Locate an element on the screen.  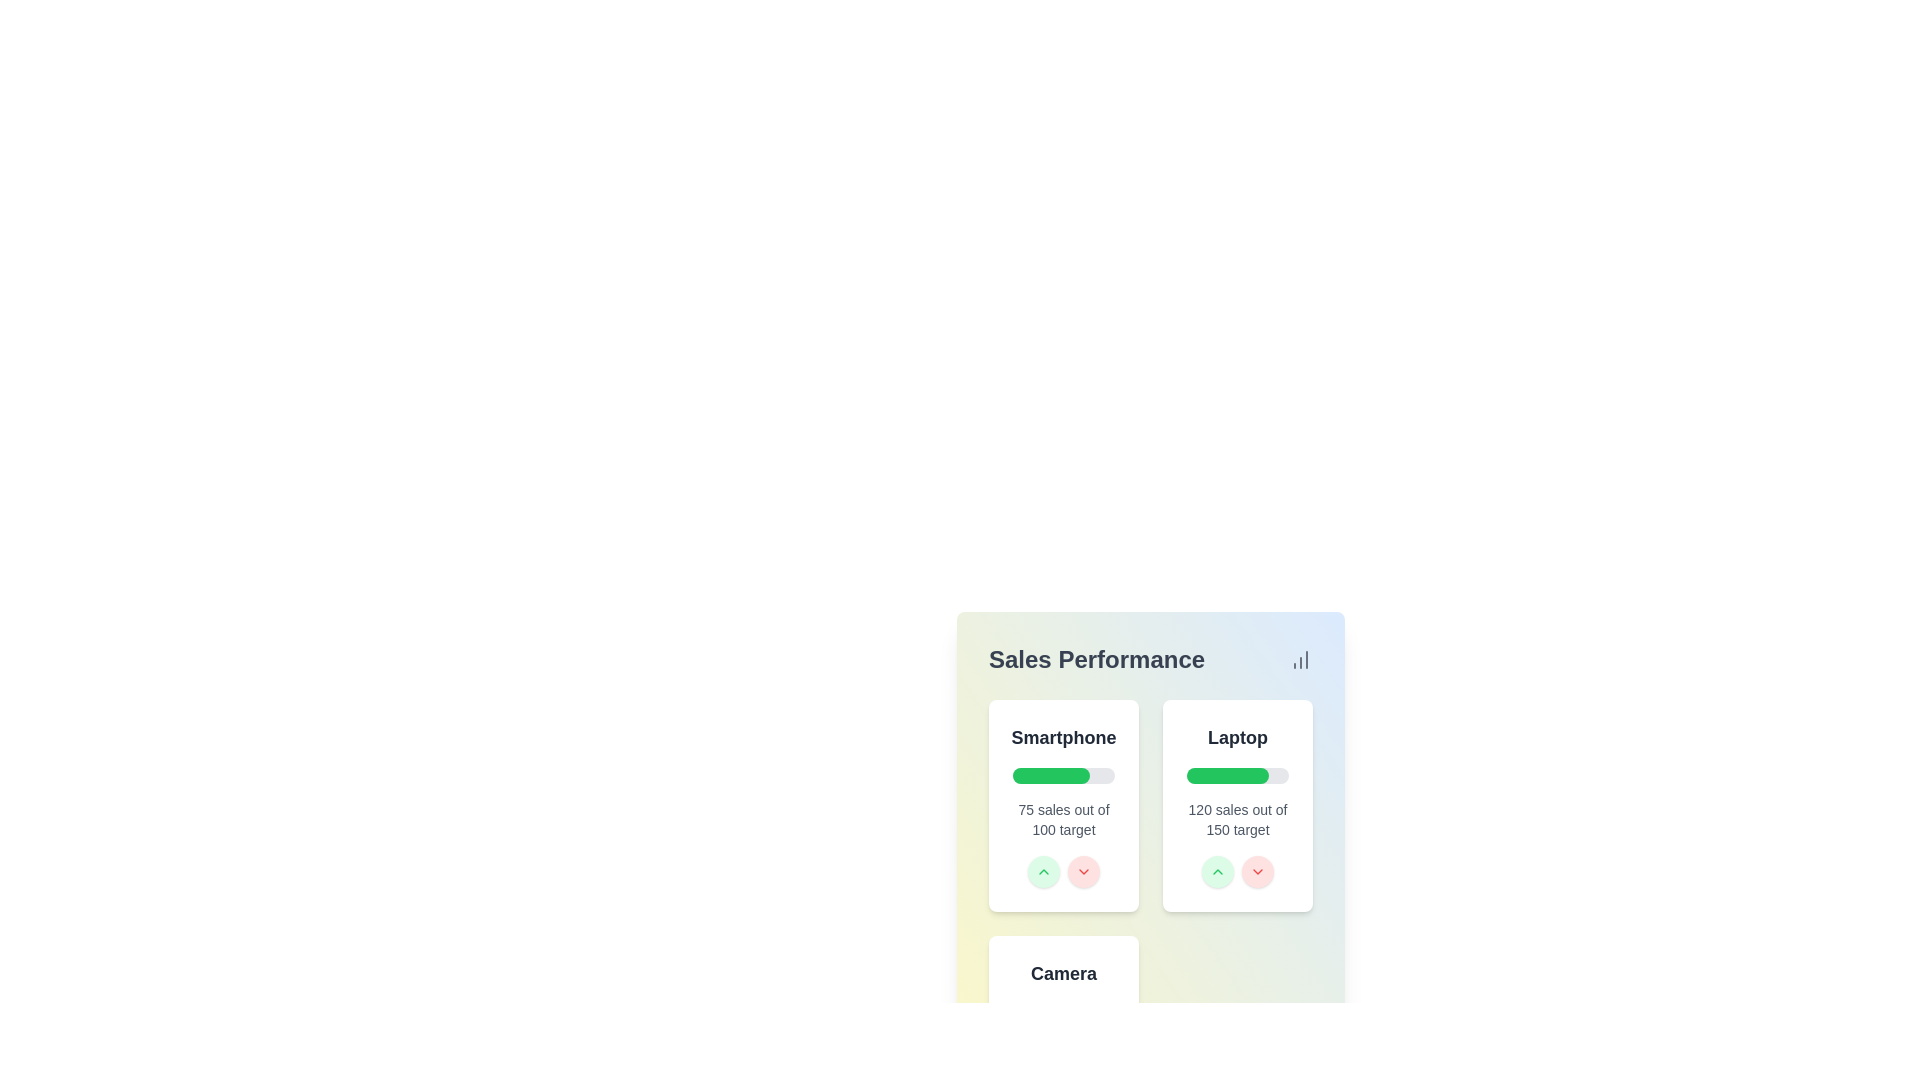
the circular red button with a downward chevron icon is located at coordinates (1256, 870).